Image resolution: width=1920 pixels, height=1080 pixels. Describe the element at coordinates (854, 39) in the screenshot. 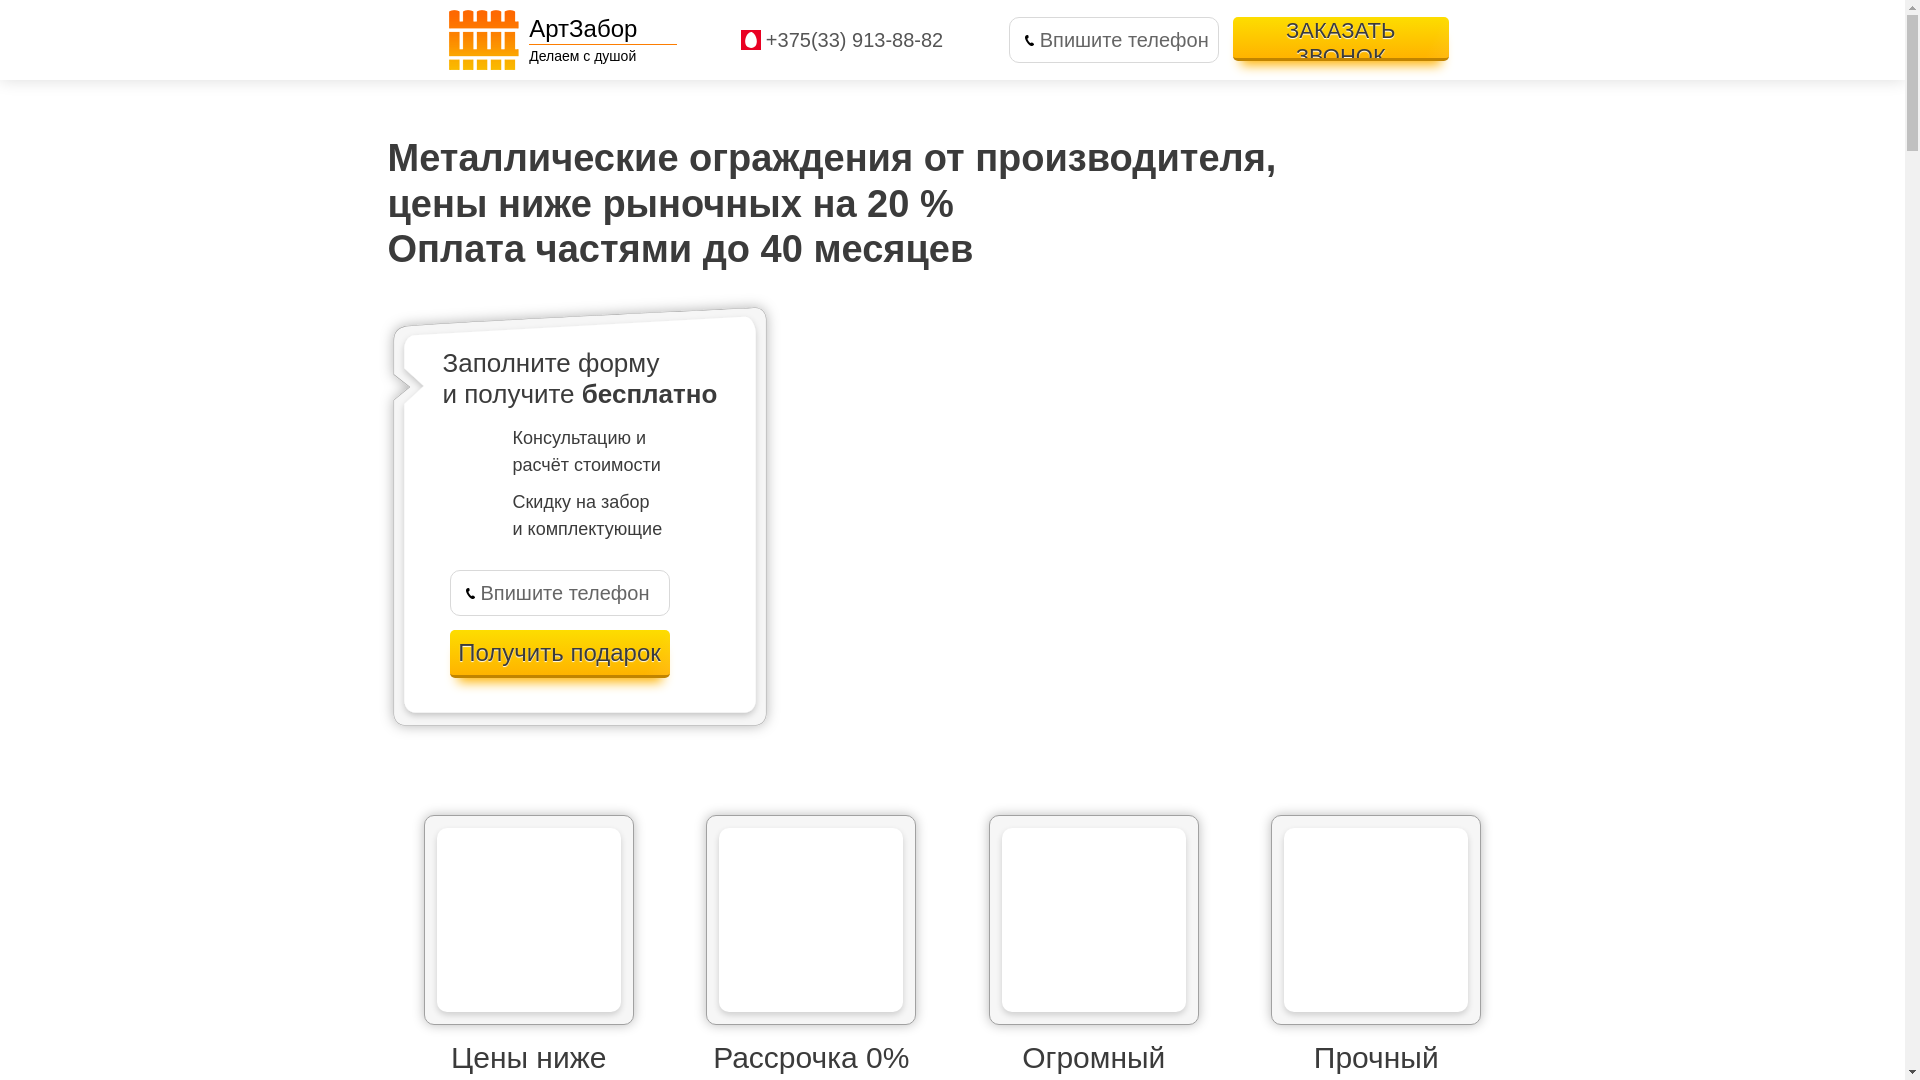

I see `'+375(33) 913-88-82'` at that location.